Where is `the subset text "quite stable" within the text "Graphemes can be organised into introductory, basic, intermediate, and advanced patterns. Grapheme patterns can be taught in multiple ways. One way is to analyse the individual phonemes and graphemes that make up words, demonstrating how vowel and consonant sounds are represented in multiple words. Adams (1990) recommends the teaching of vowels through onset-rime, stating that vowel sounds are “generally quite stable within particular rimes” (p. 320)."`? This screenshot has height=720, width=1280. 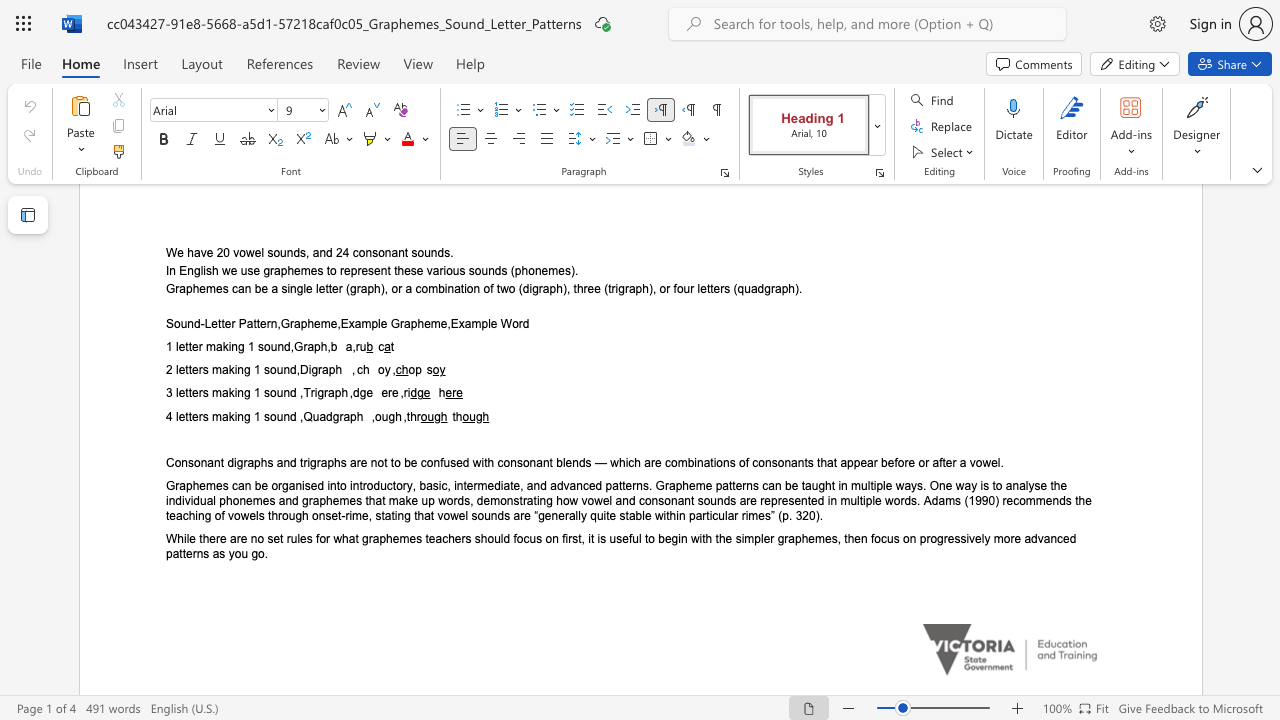 the subset text "quite stable" within the text "Graphemes can be organised into introductory, basic, intermediate, and advanced patterns. Grapheme patterns can be taught in multiple ways. One way is to analyse the individual phonemes and graphemes that make up words, demonstrating how vowel and consonant sounds are represented in multiple words. Adams (1990) recommends the teaching of vowels through onset-rime, stating that vowel sounds are “generally quite stable within particular rimes” (p. 320)." is located at coordinates (589, 515).